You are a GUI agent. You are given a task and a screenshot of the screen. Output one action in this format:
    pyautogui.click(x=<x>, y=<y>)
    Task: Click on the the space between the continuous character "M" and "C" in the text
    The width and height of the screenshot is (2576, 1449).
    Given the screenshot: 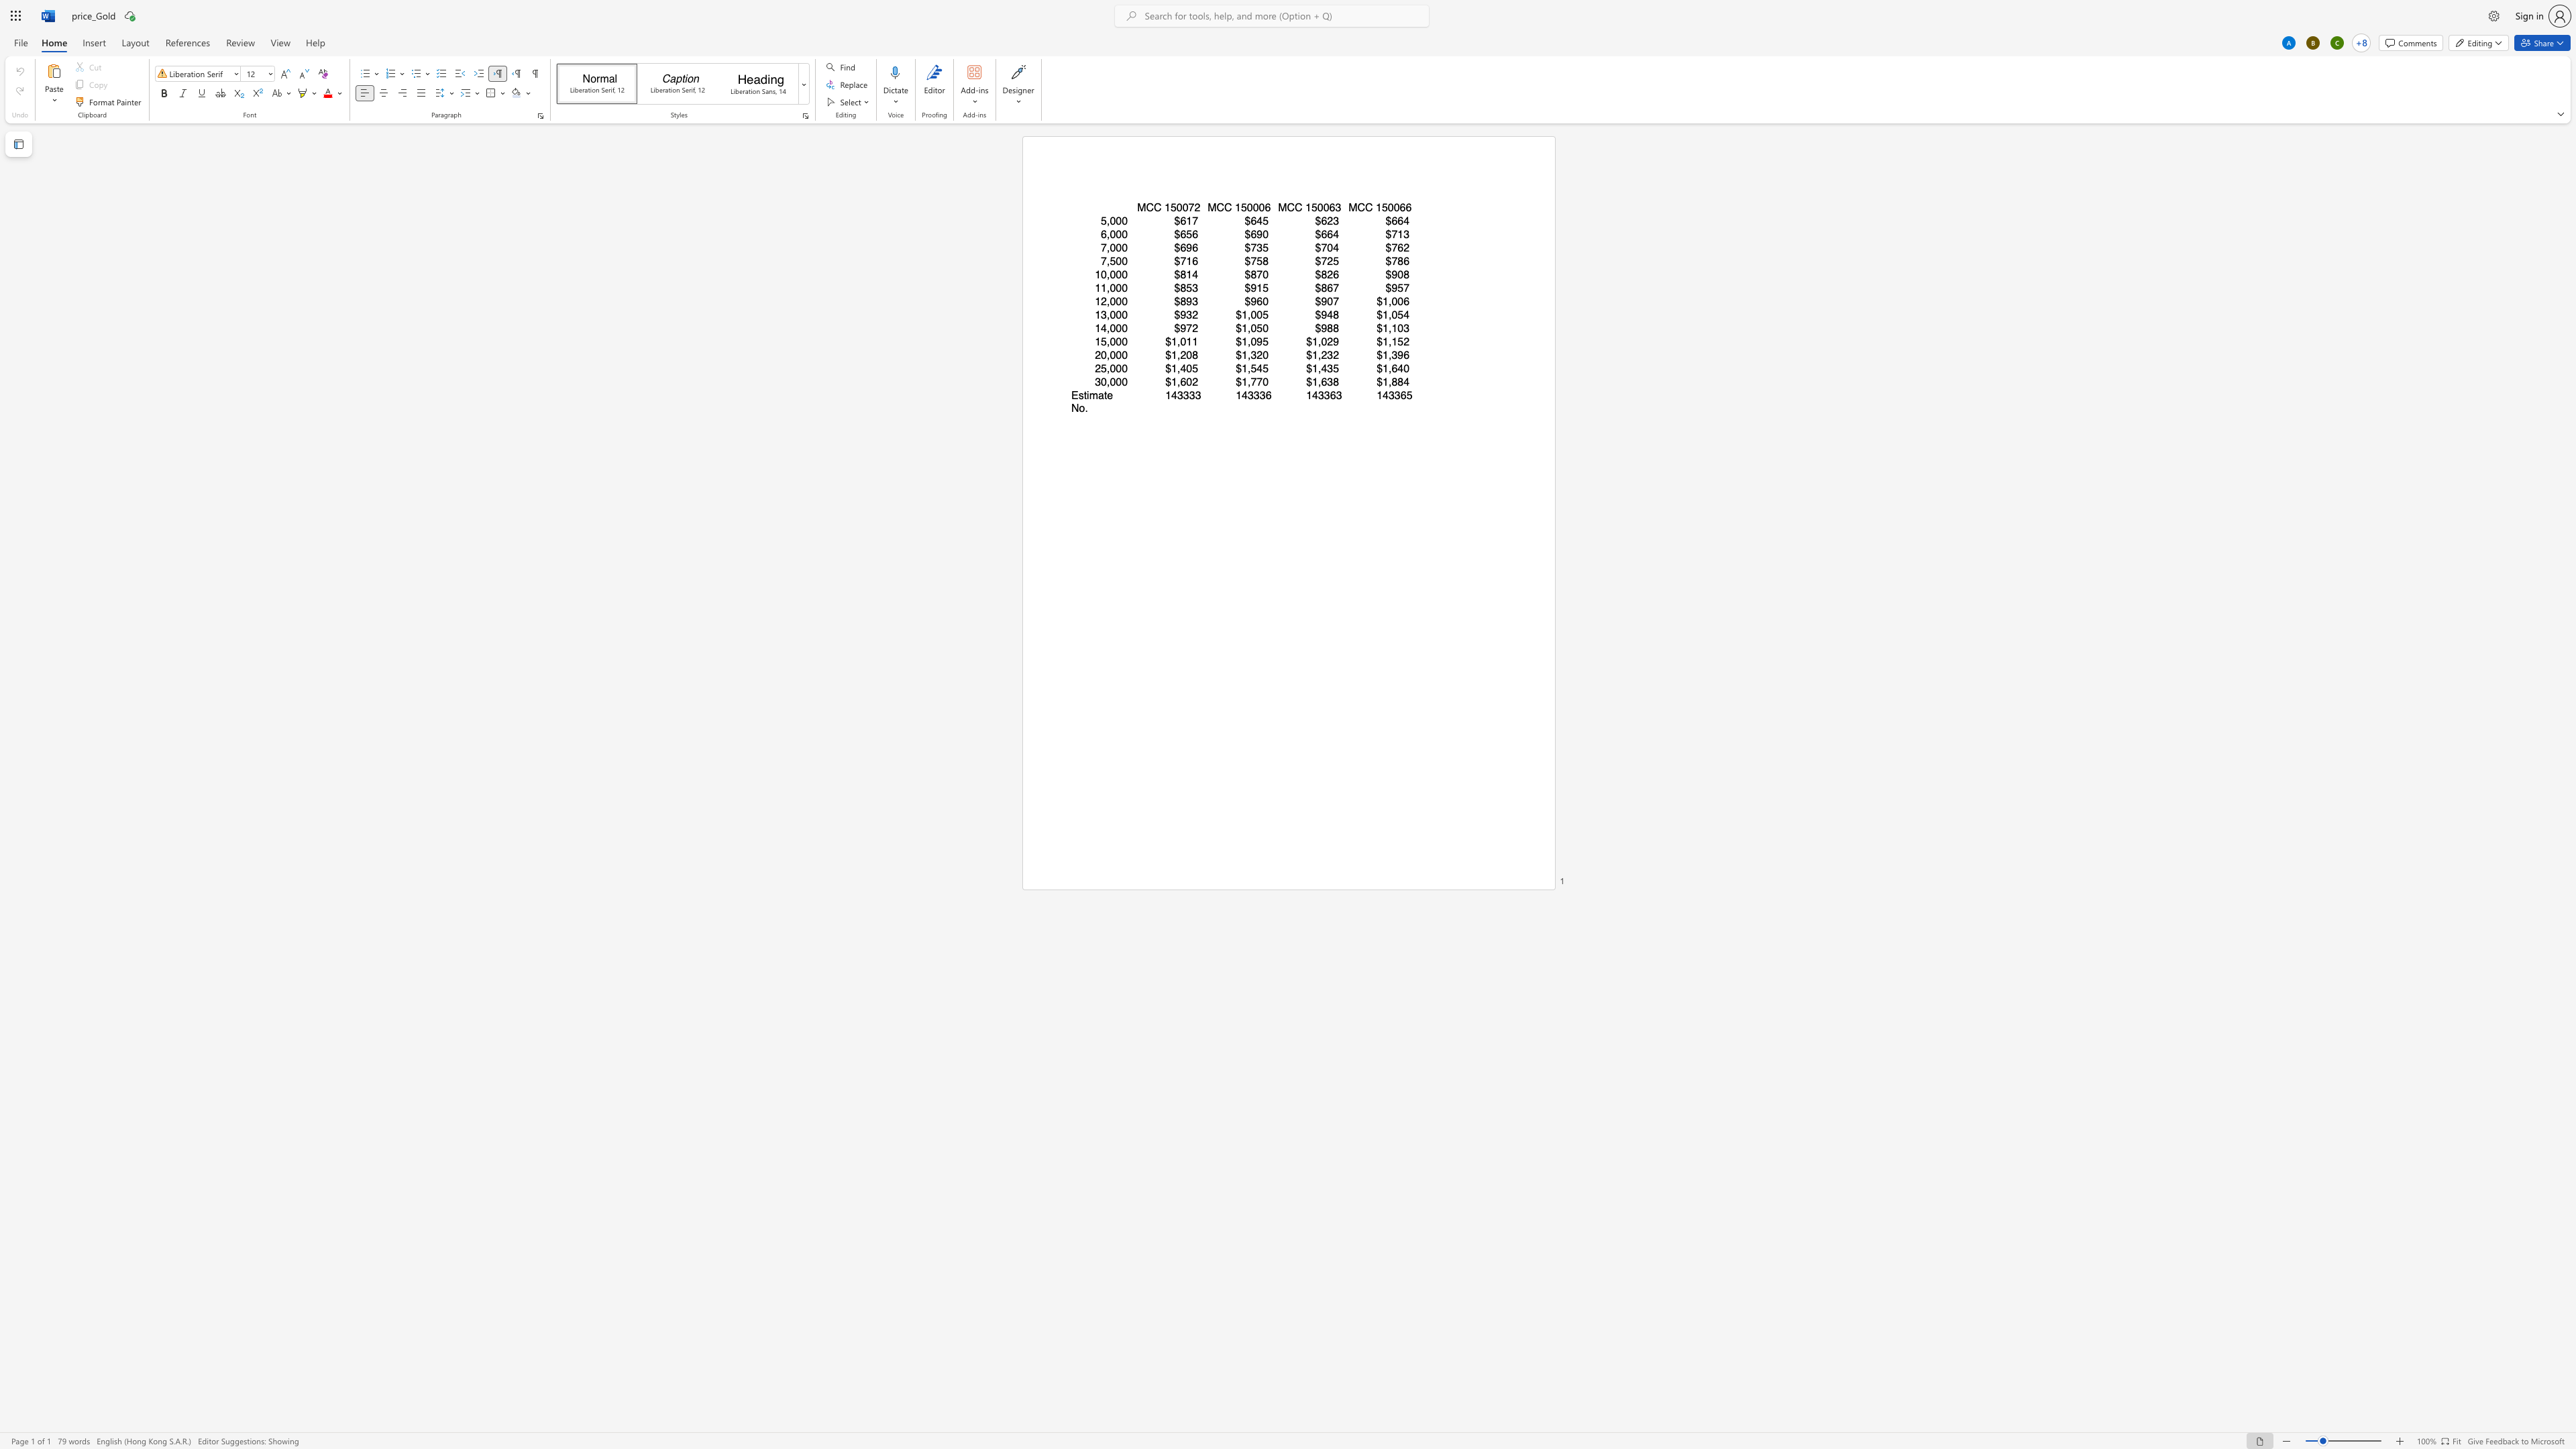 What is the action you would take?
    pyautogui.click(x=1145, y=207)
    